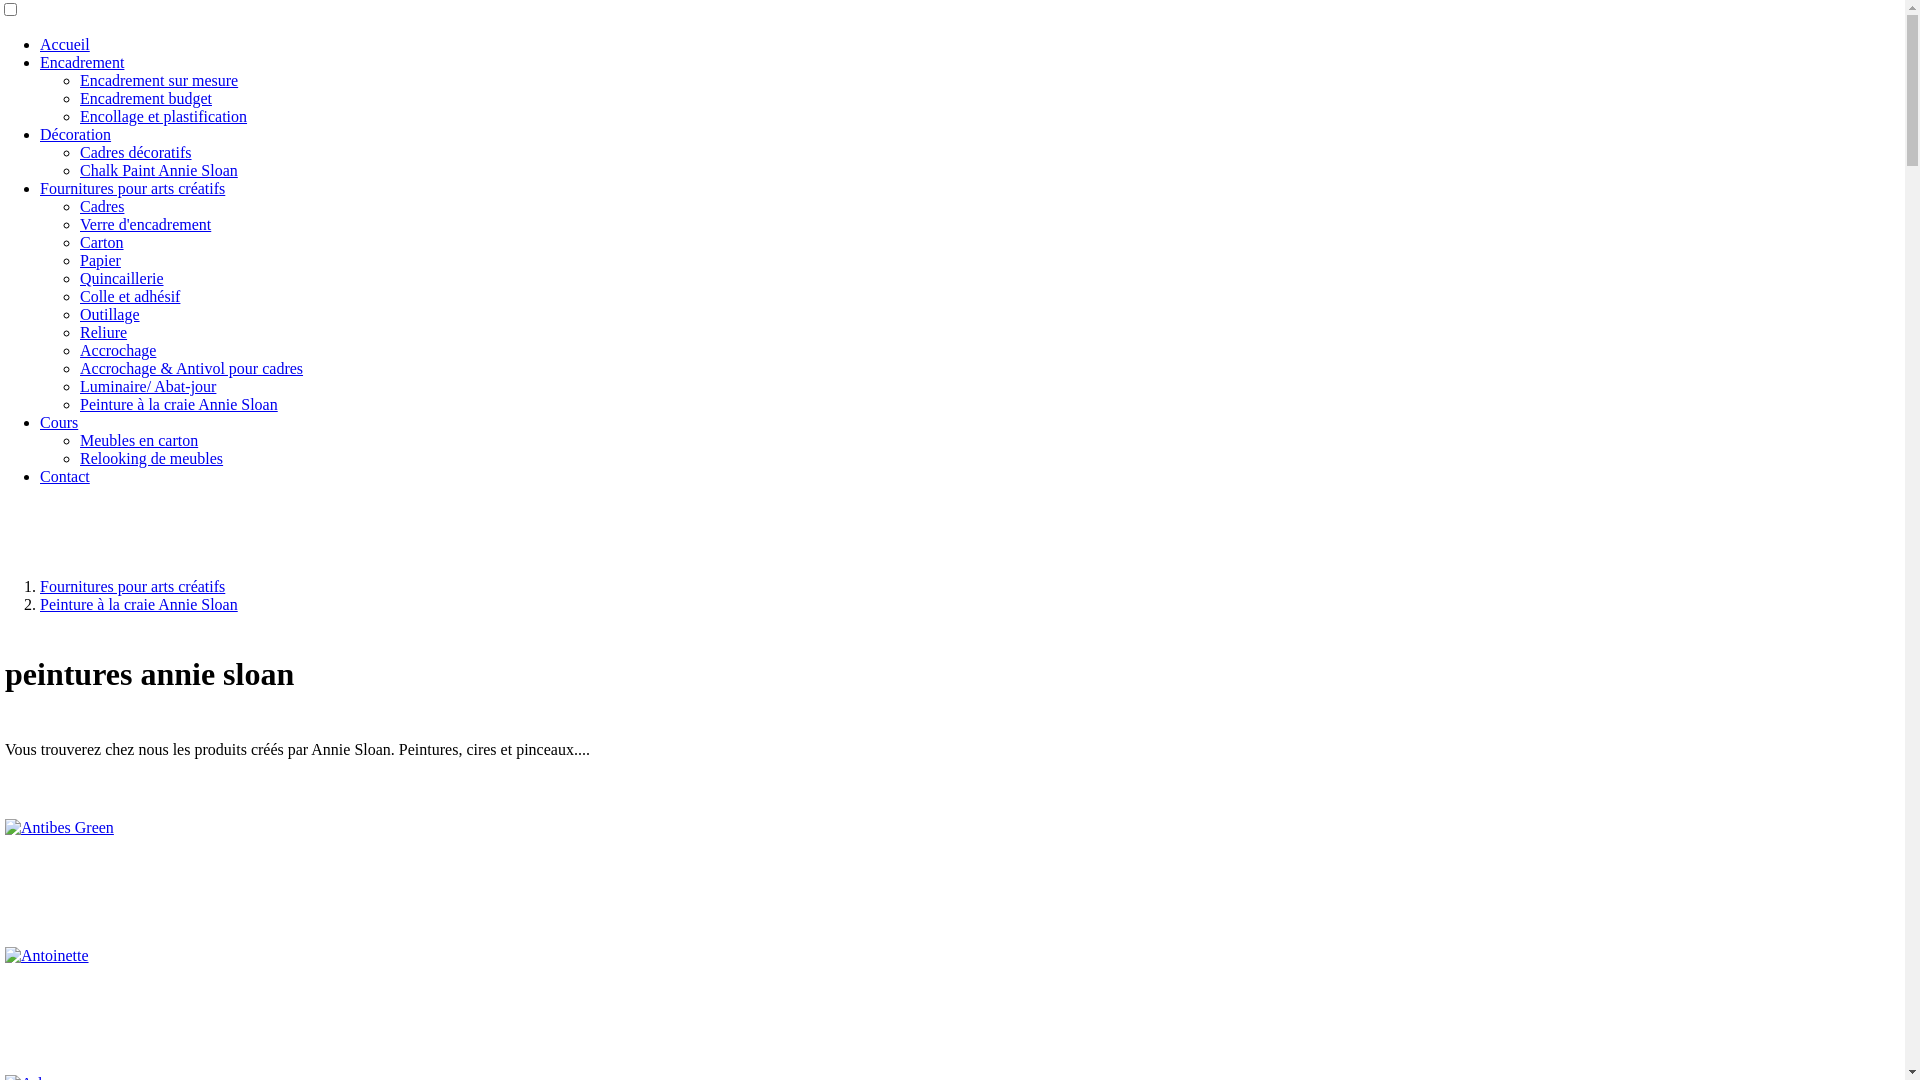 Image resolution: width=1920 pixels, height=1080 pixels. I want to click on 'Meubles en carton', so click(138, 439).